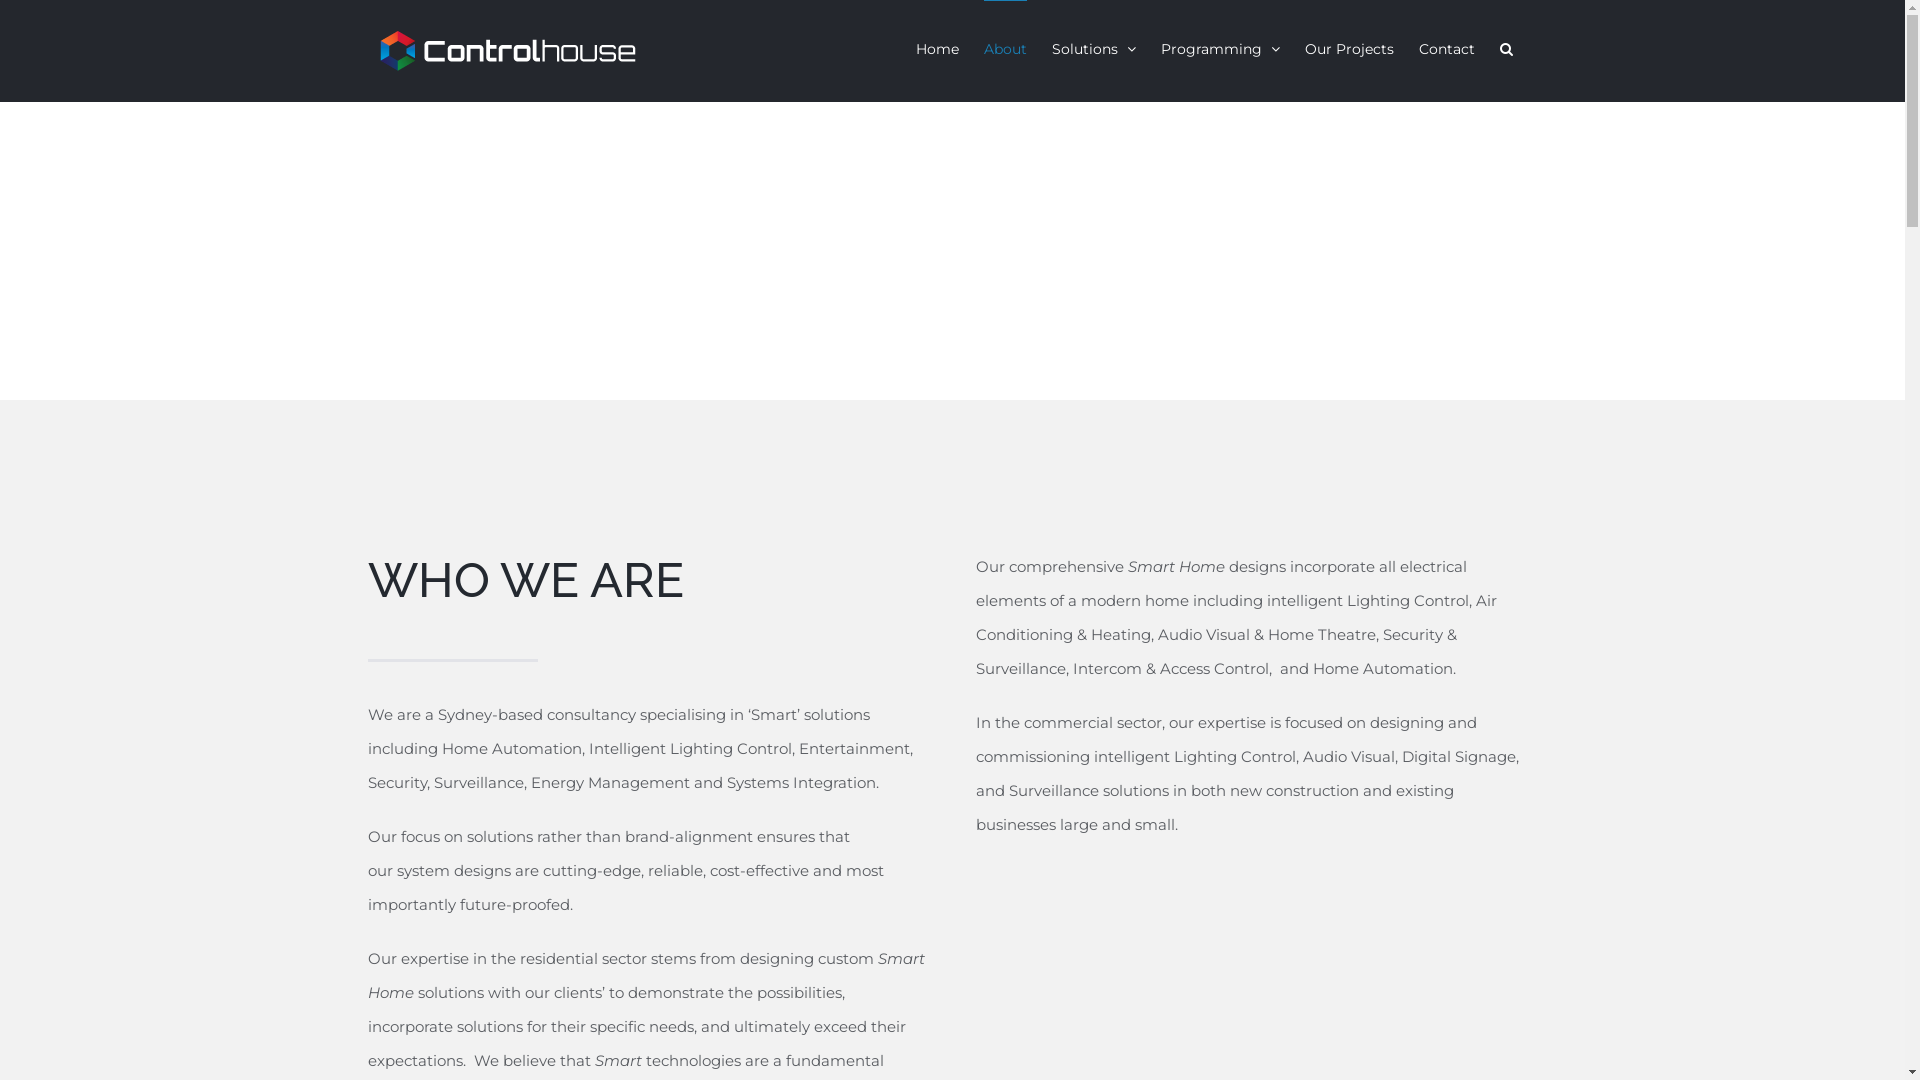 This screenshot has height=1080, width=1920. What do you see at coordinates (1445, 46) in the screenshot?
I see `'Contact'` at bounding box center [1445, 46].